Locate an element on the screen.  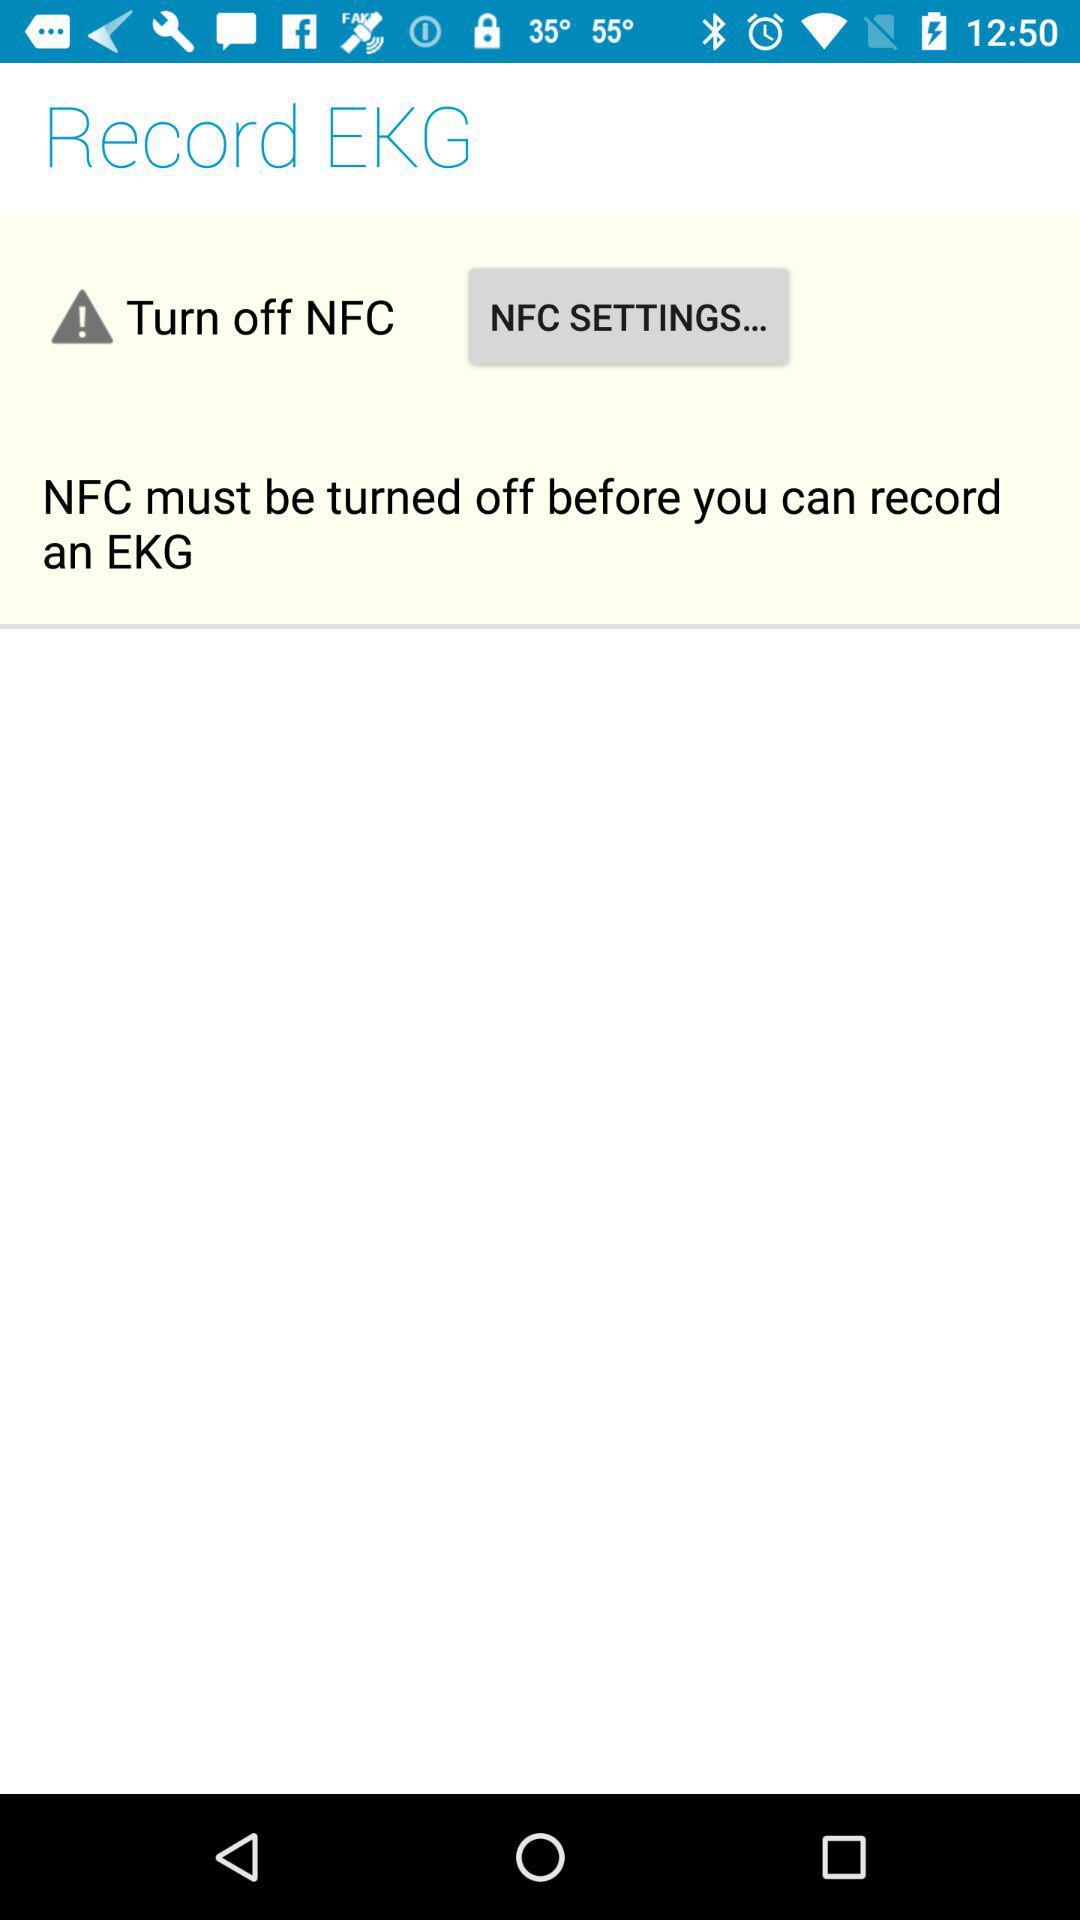
item above the nfc must be icon is located at coordinates (627, 315).